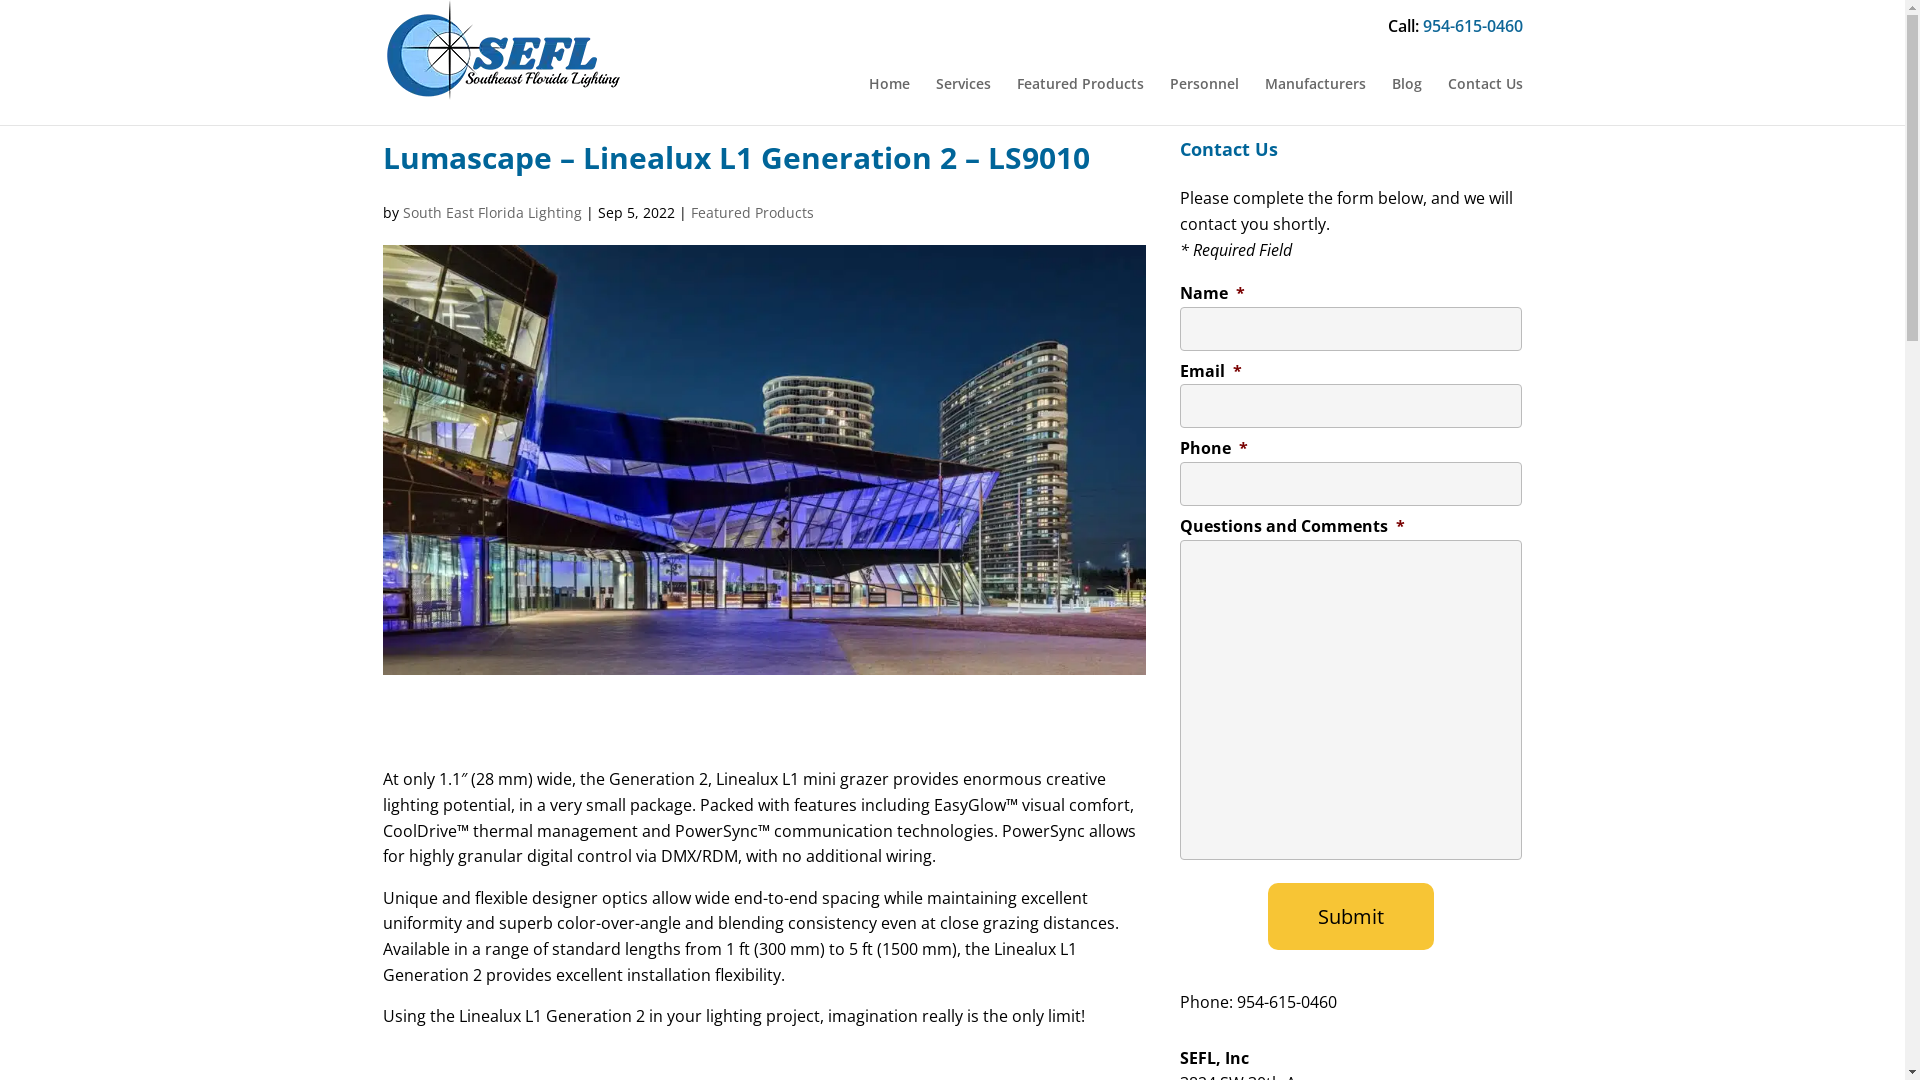 Image resolution: width=1920 pixels, height=1080 pixels. What do you see at coordinates (1485, 83) in the screenshot?
I see `'Contact Us'` at bounding box center [1485, 83].